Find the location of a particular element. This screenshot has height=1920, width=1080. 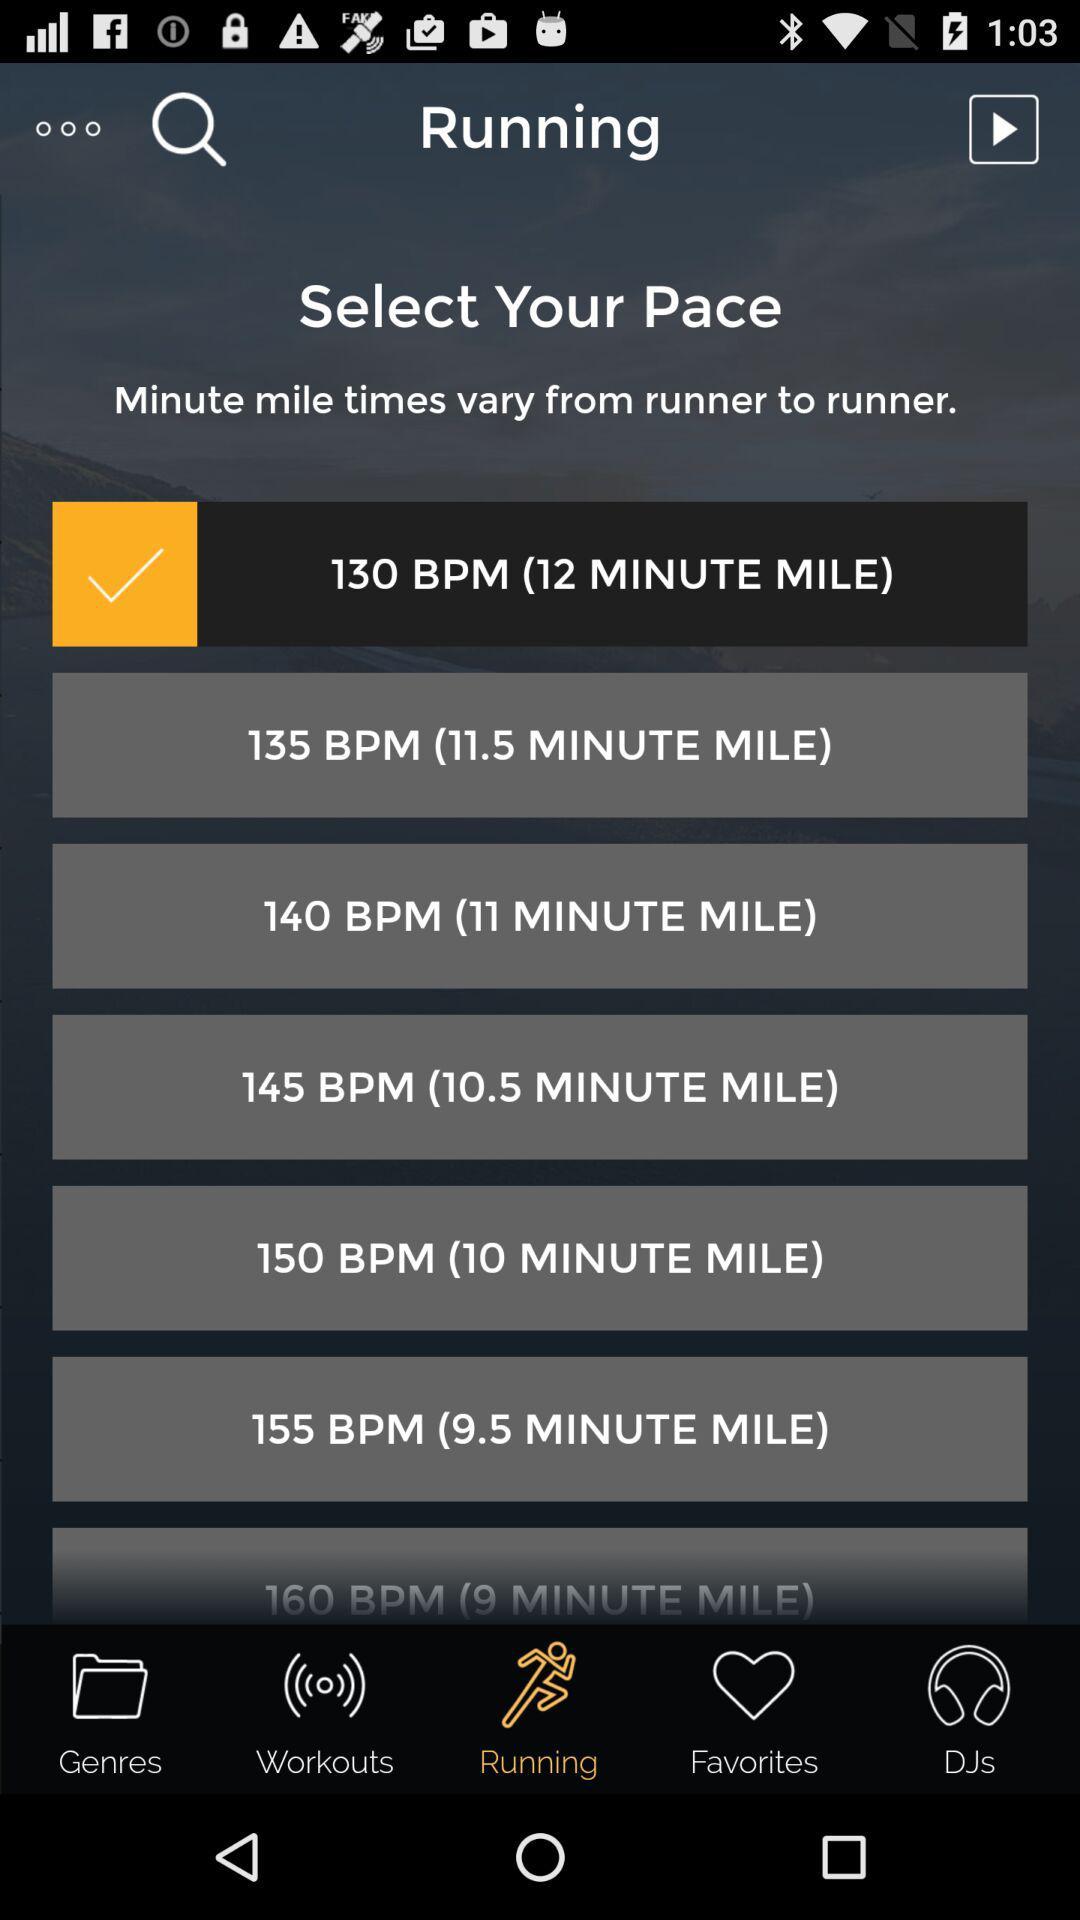

option is located at coordinates (1009, 127).